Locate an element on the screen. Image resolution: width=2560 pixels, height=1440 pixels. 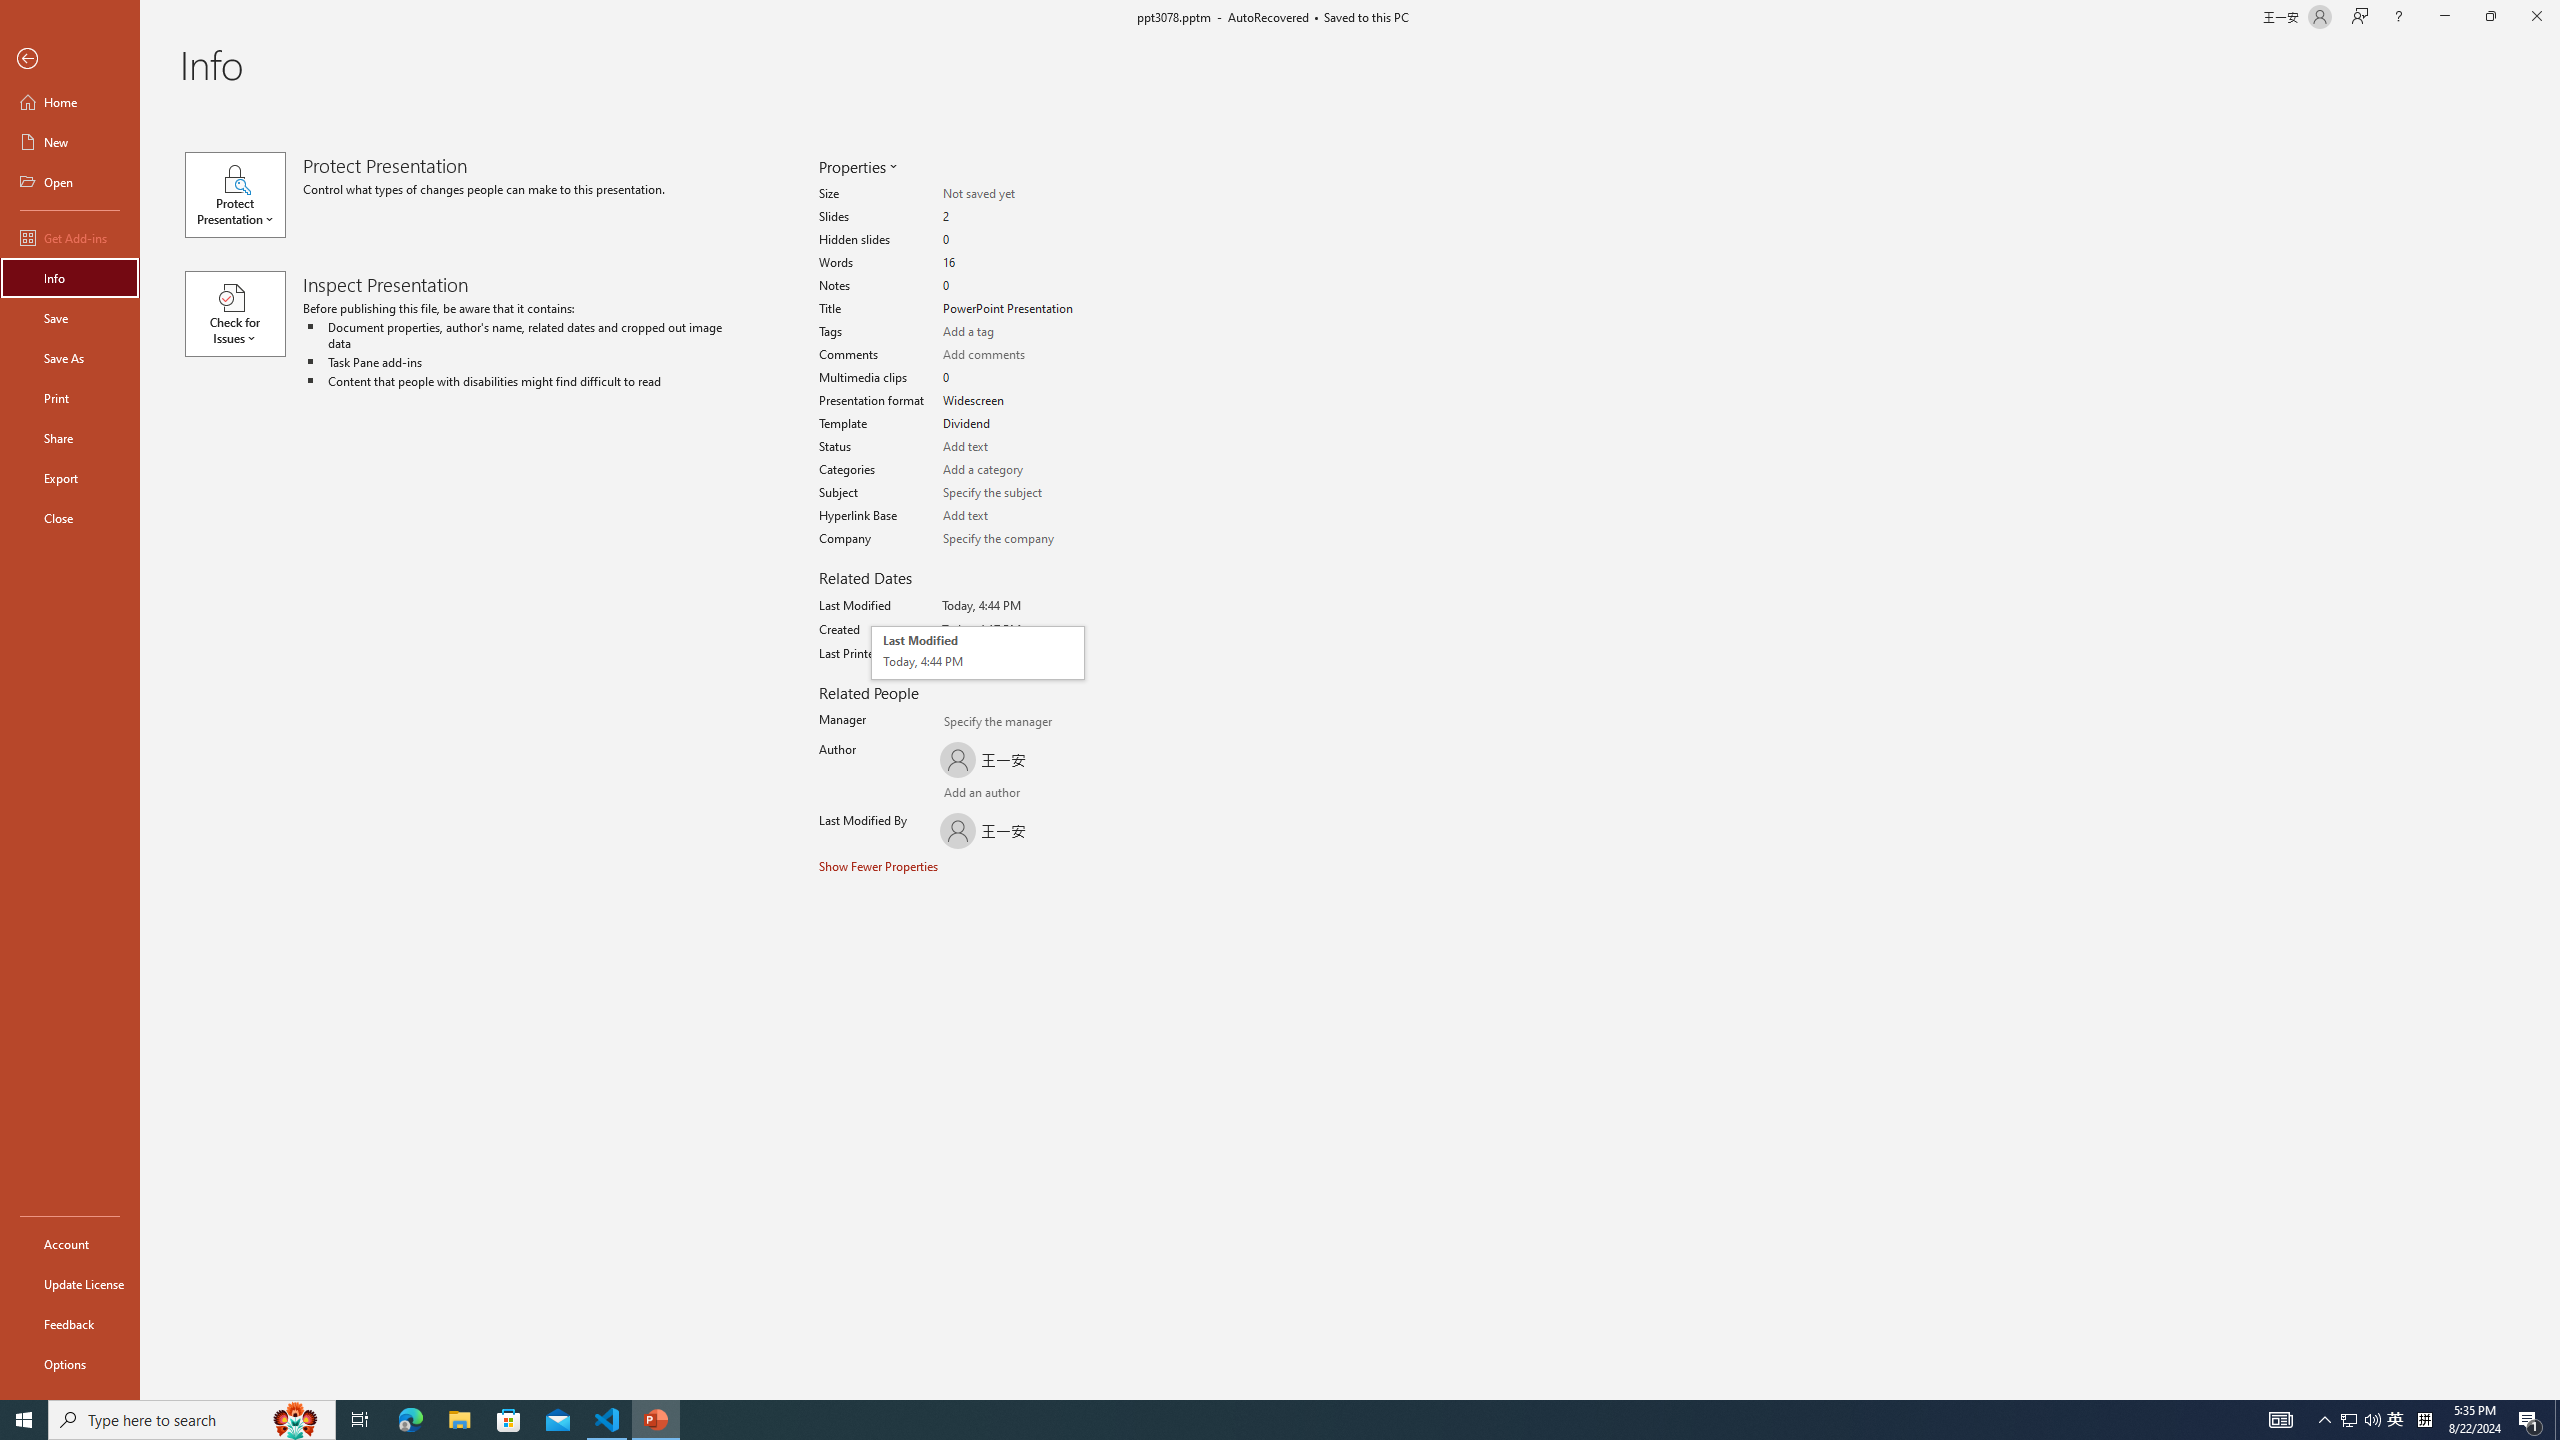
'Show Fewer Properties' is located at coordinates (879, 865).